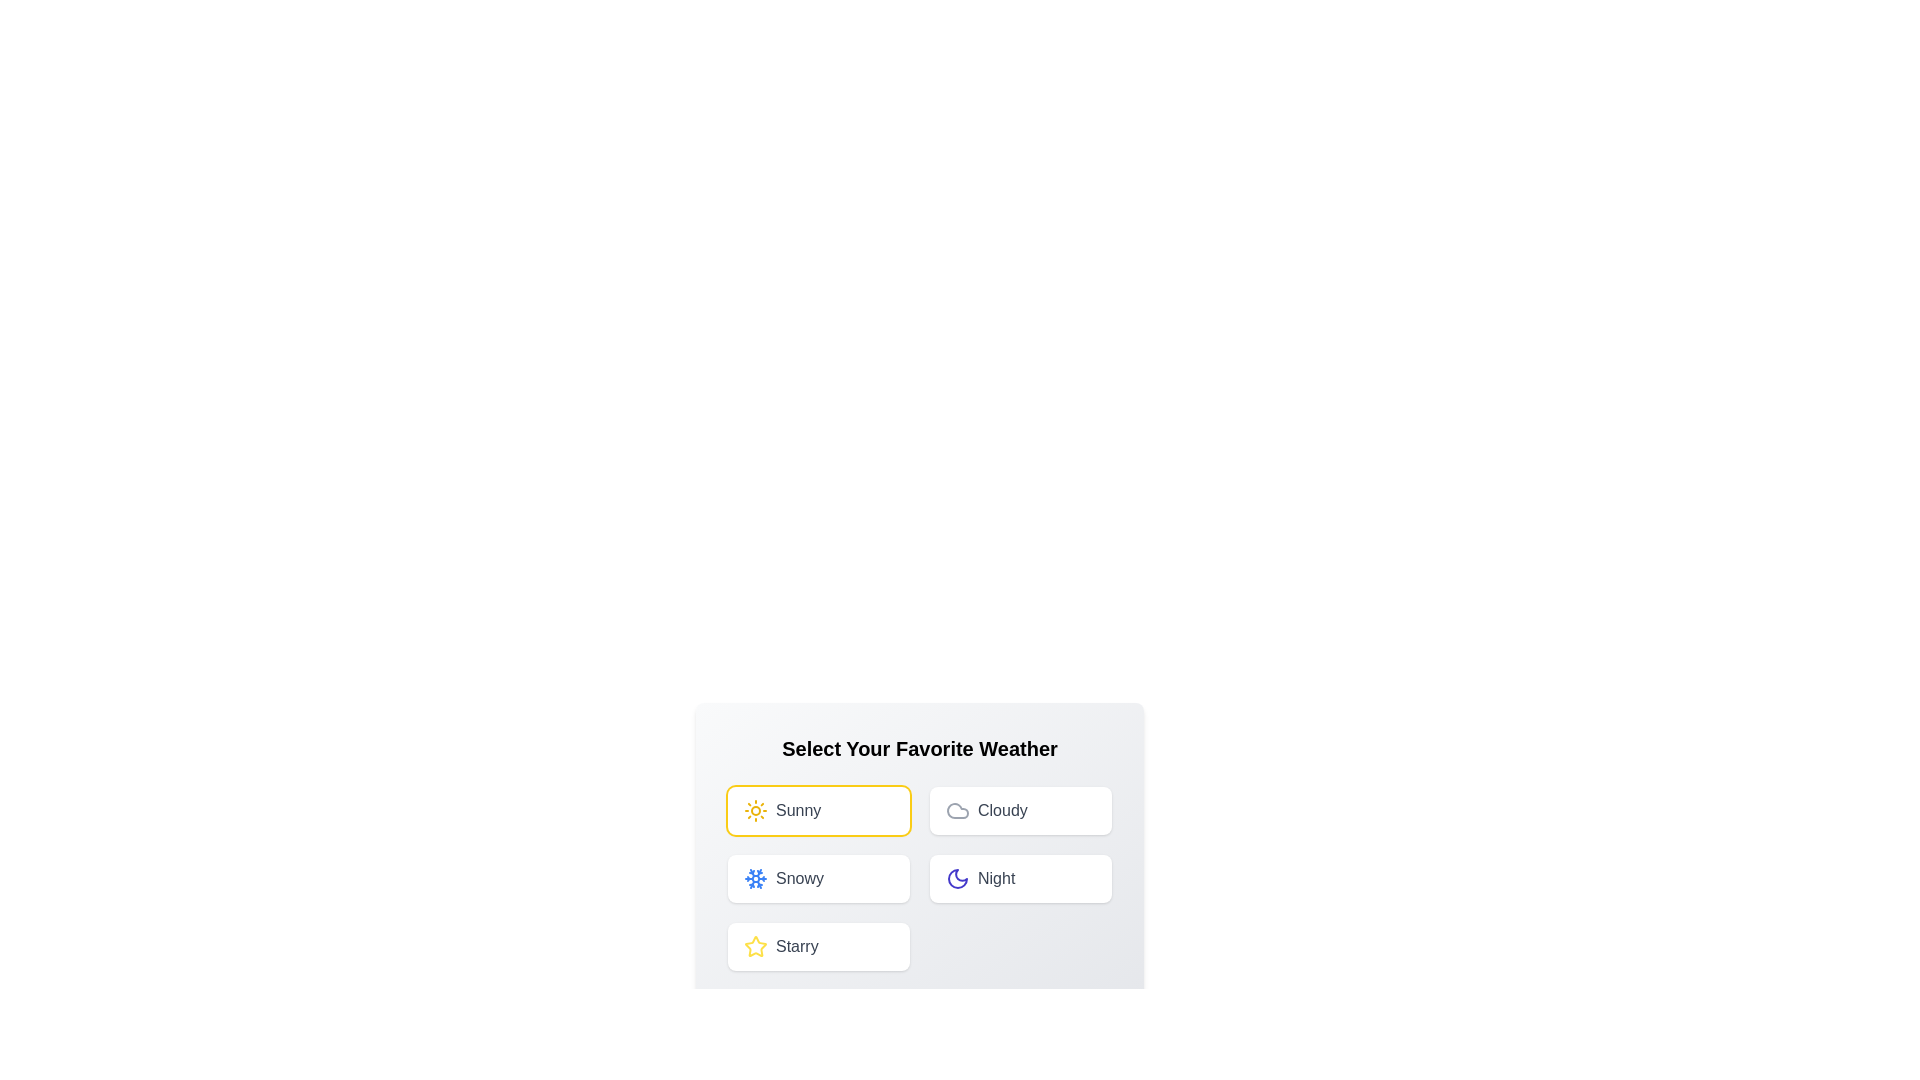 The width and height of the screenshot is (1920, 1080). What do you see at coordinates (800, 878) in the screenshot?
I see `text label for the 'Snowy' weather option located in the second column of the first row in the grid of weather options` at bounding box center [800, 878].